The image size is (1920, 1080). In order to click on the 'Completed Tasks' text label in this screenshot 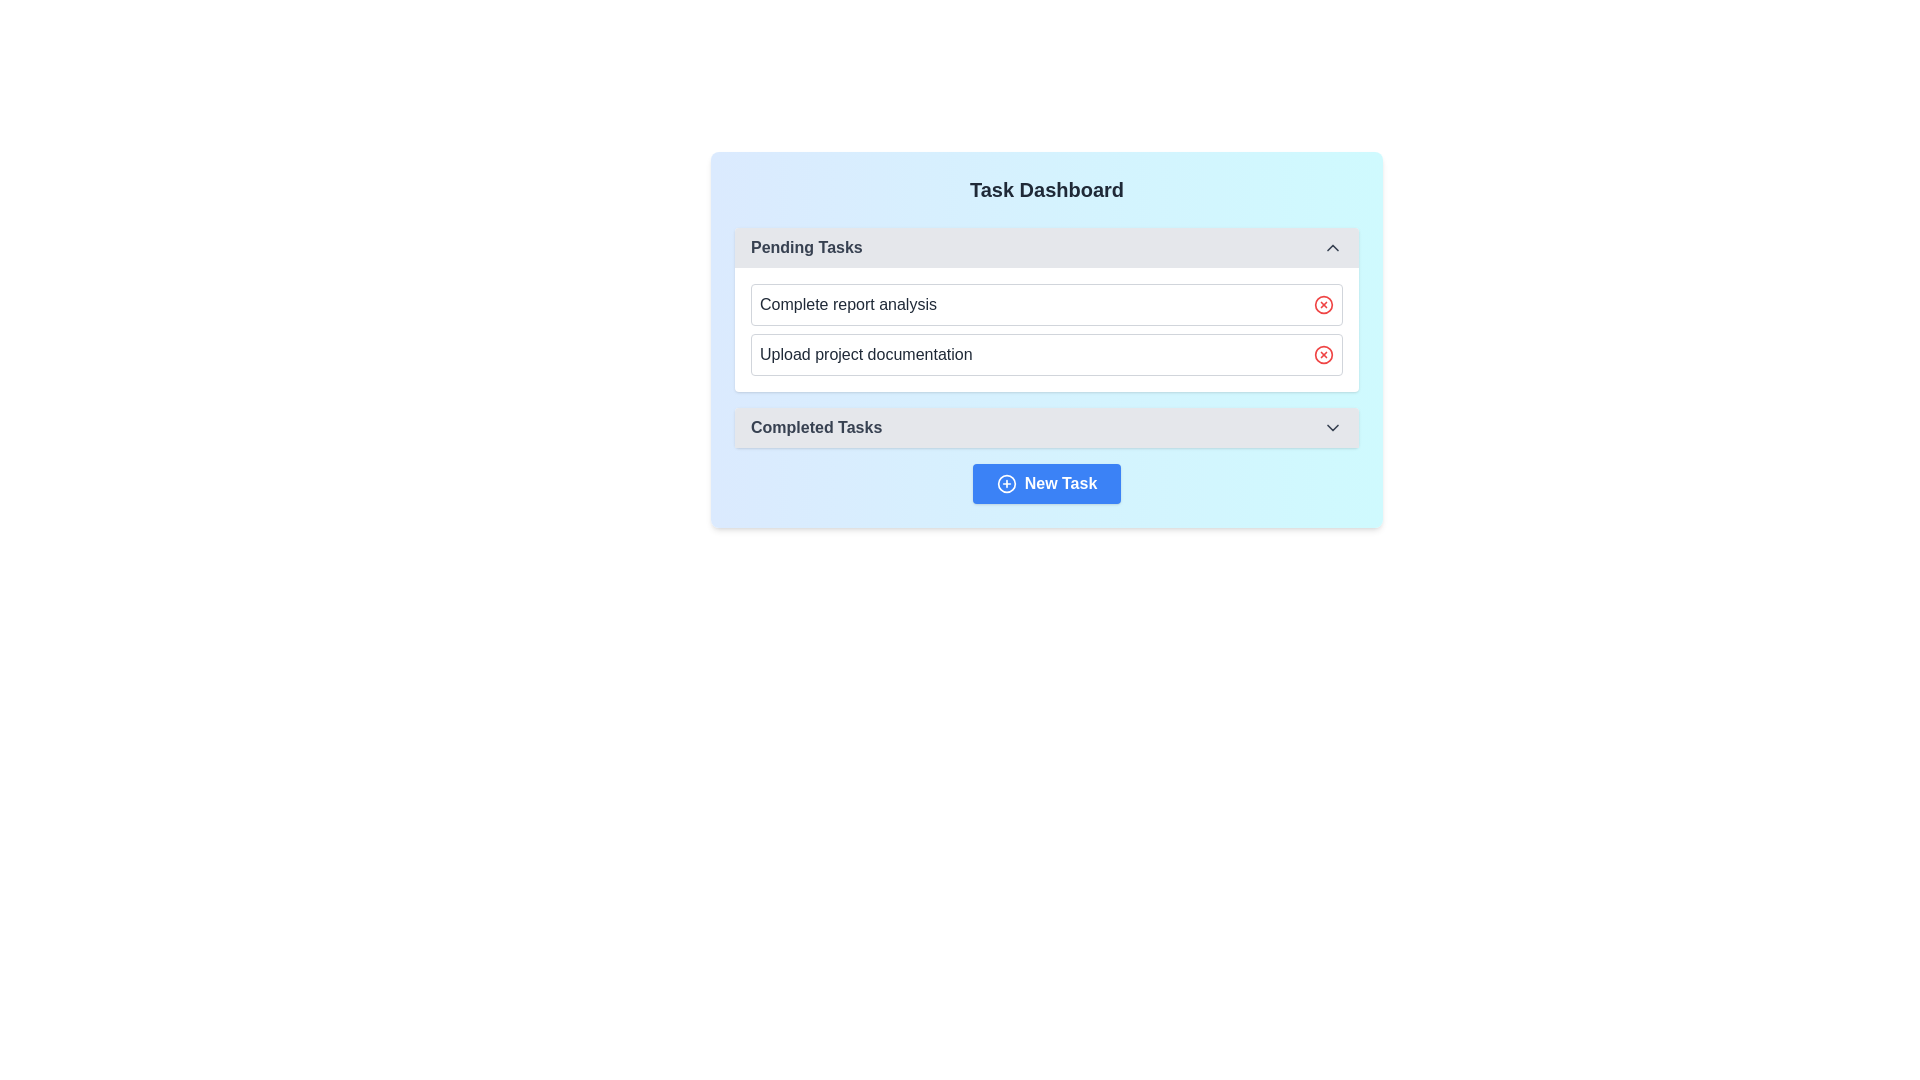, I will do `click(816, 427)`.